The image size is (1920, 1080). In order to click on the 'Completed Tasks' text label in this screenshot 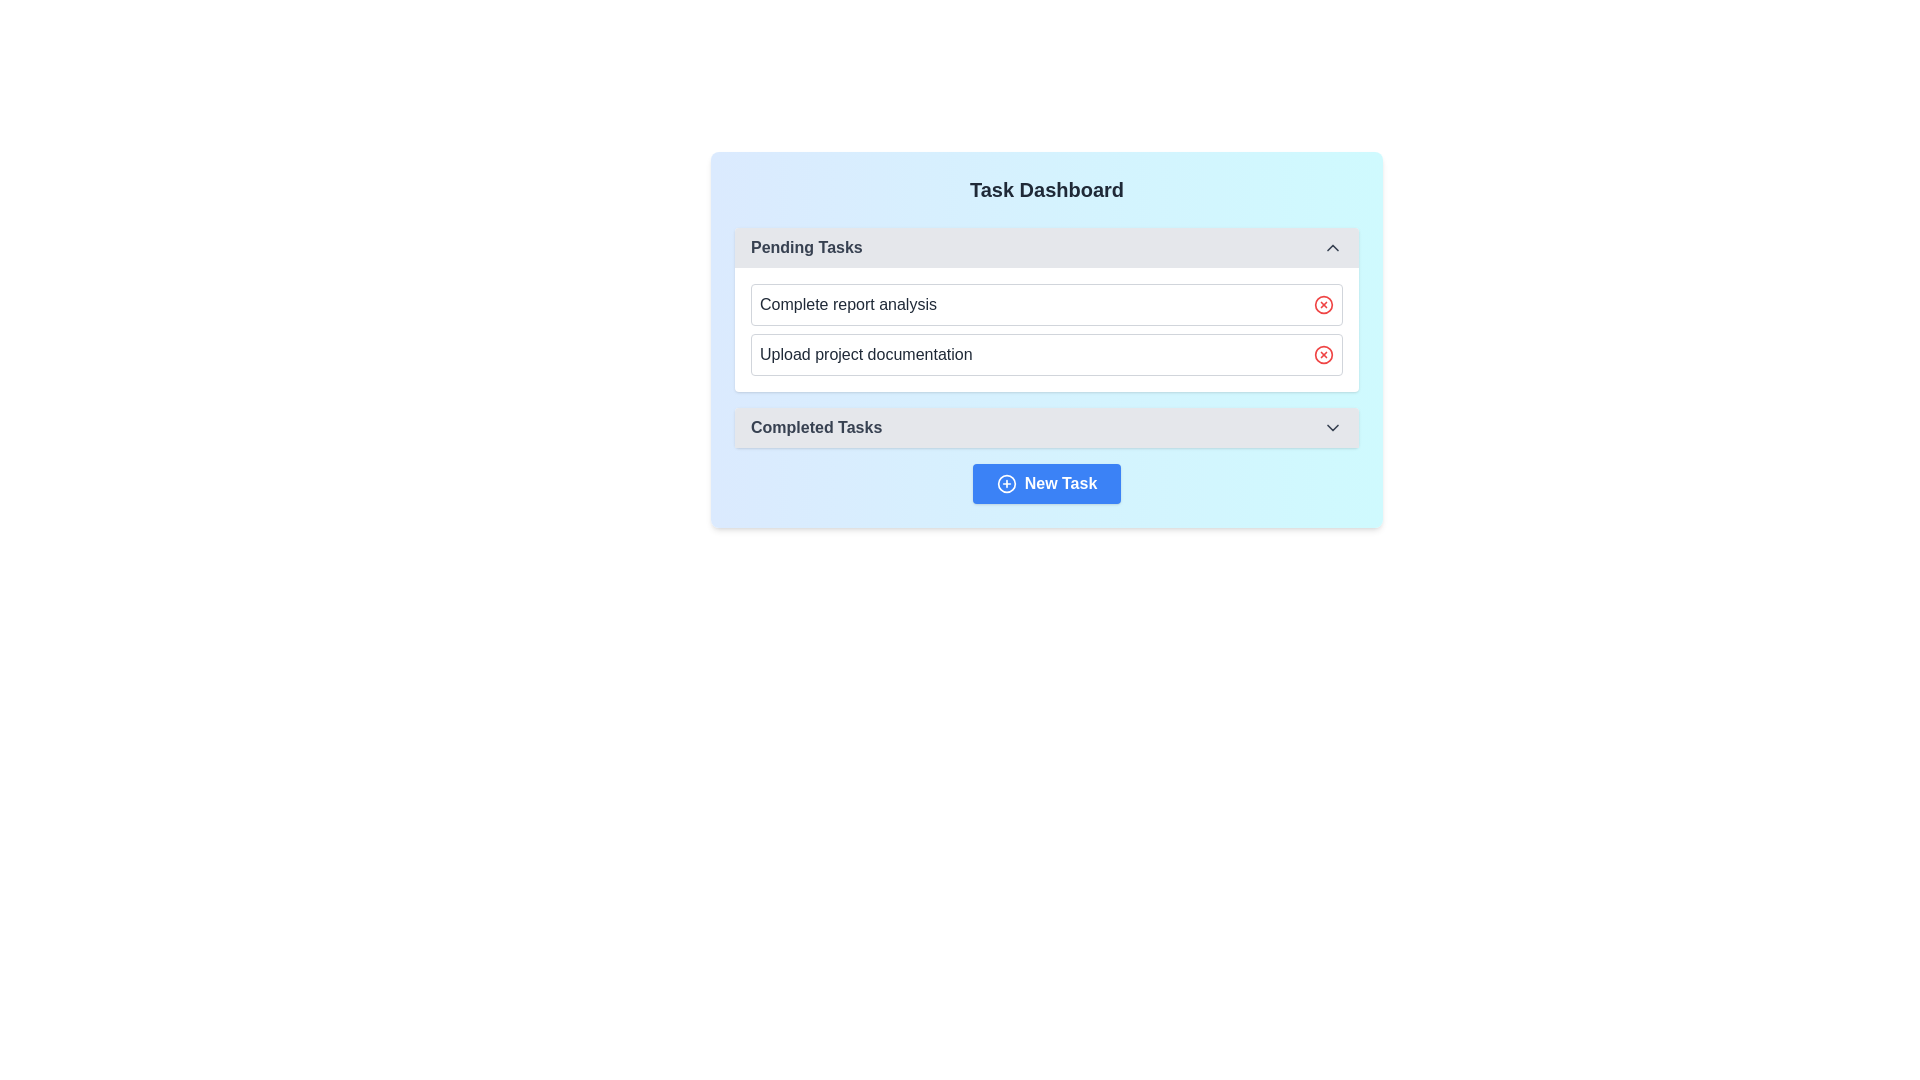, I will do `click(816, 427)`.